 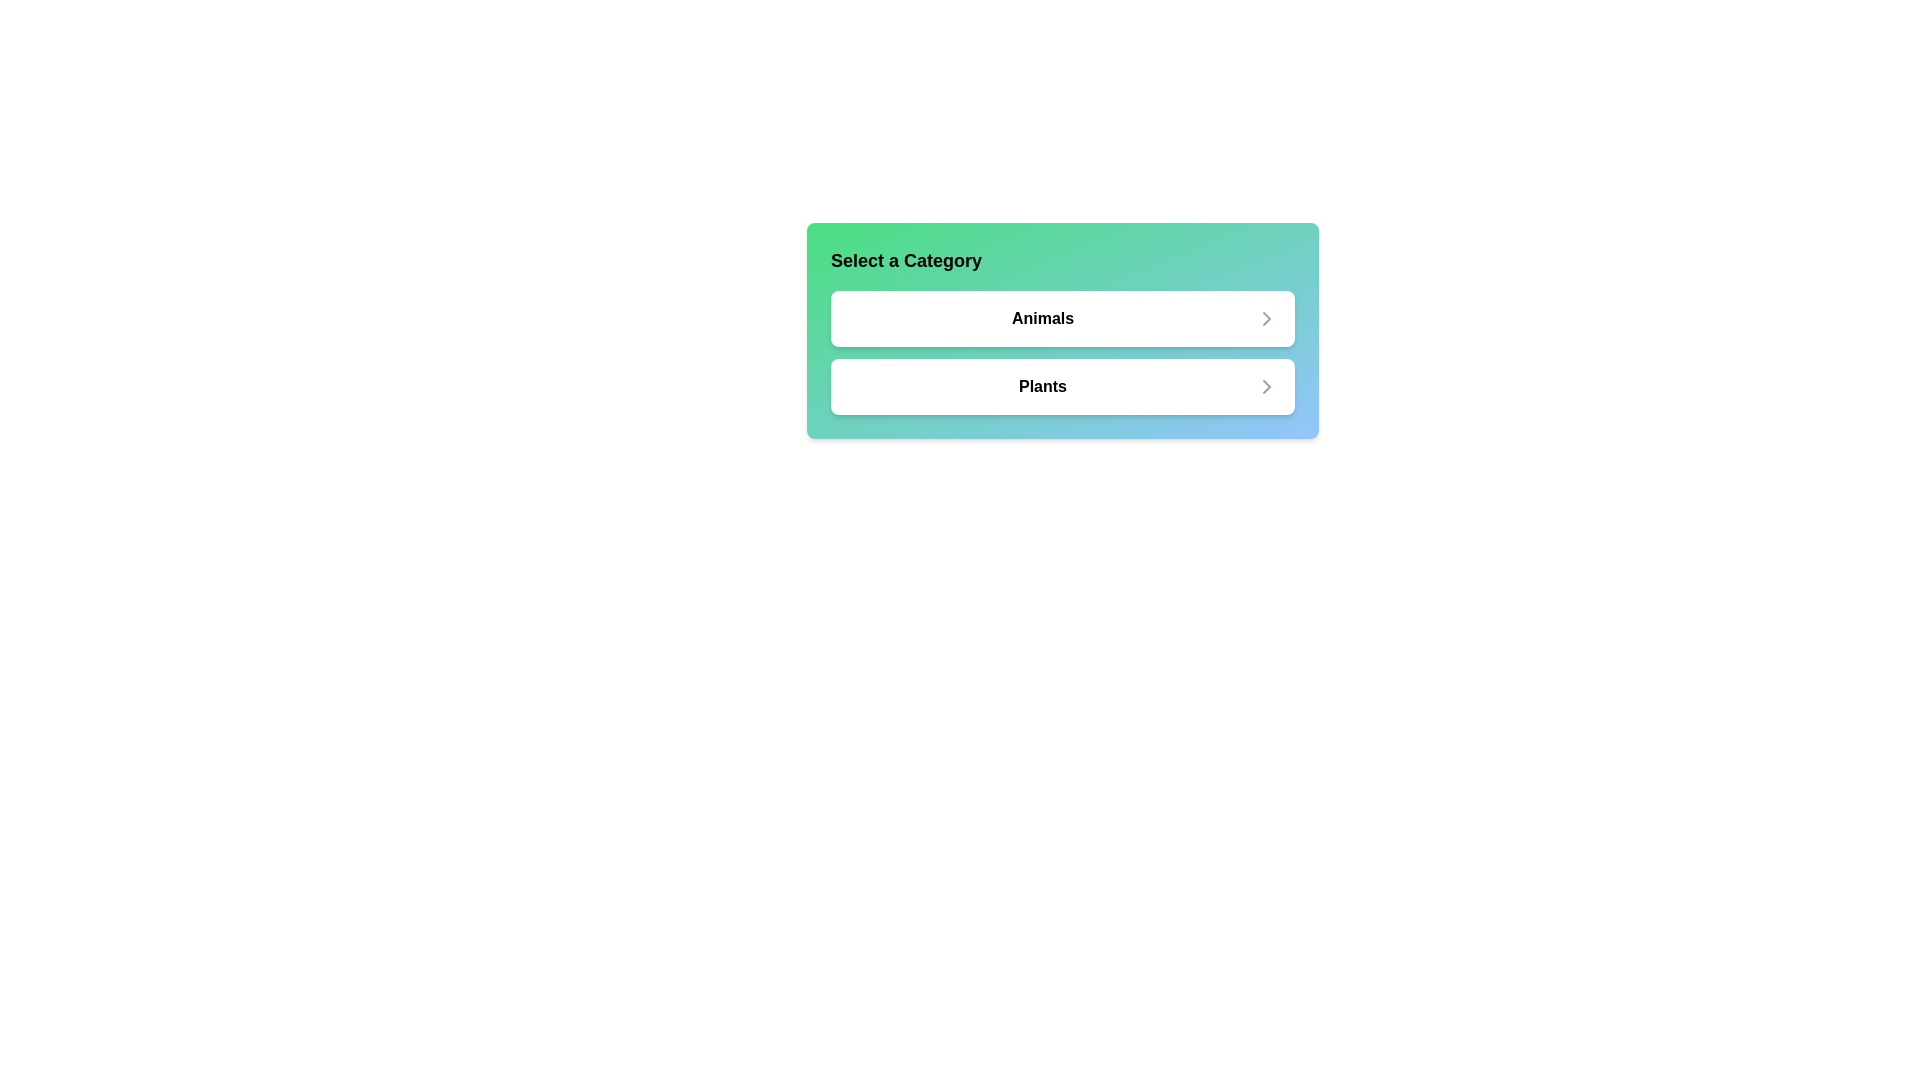 I want to click on the right-chevron SVG icon that is part of the first item labeled 'Animals' in a vertical list of options, so click(x=1266, y=318).